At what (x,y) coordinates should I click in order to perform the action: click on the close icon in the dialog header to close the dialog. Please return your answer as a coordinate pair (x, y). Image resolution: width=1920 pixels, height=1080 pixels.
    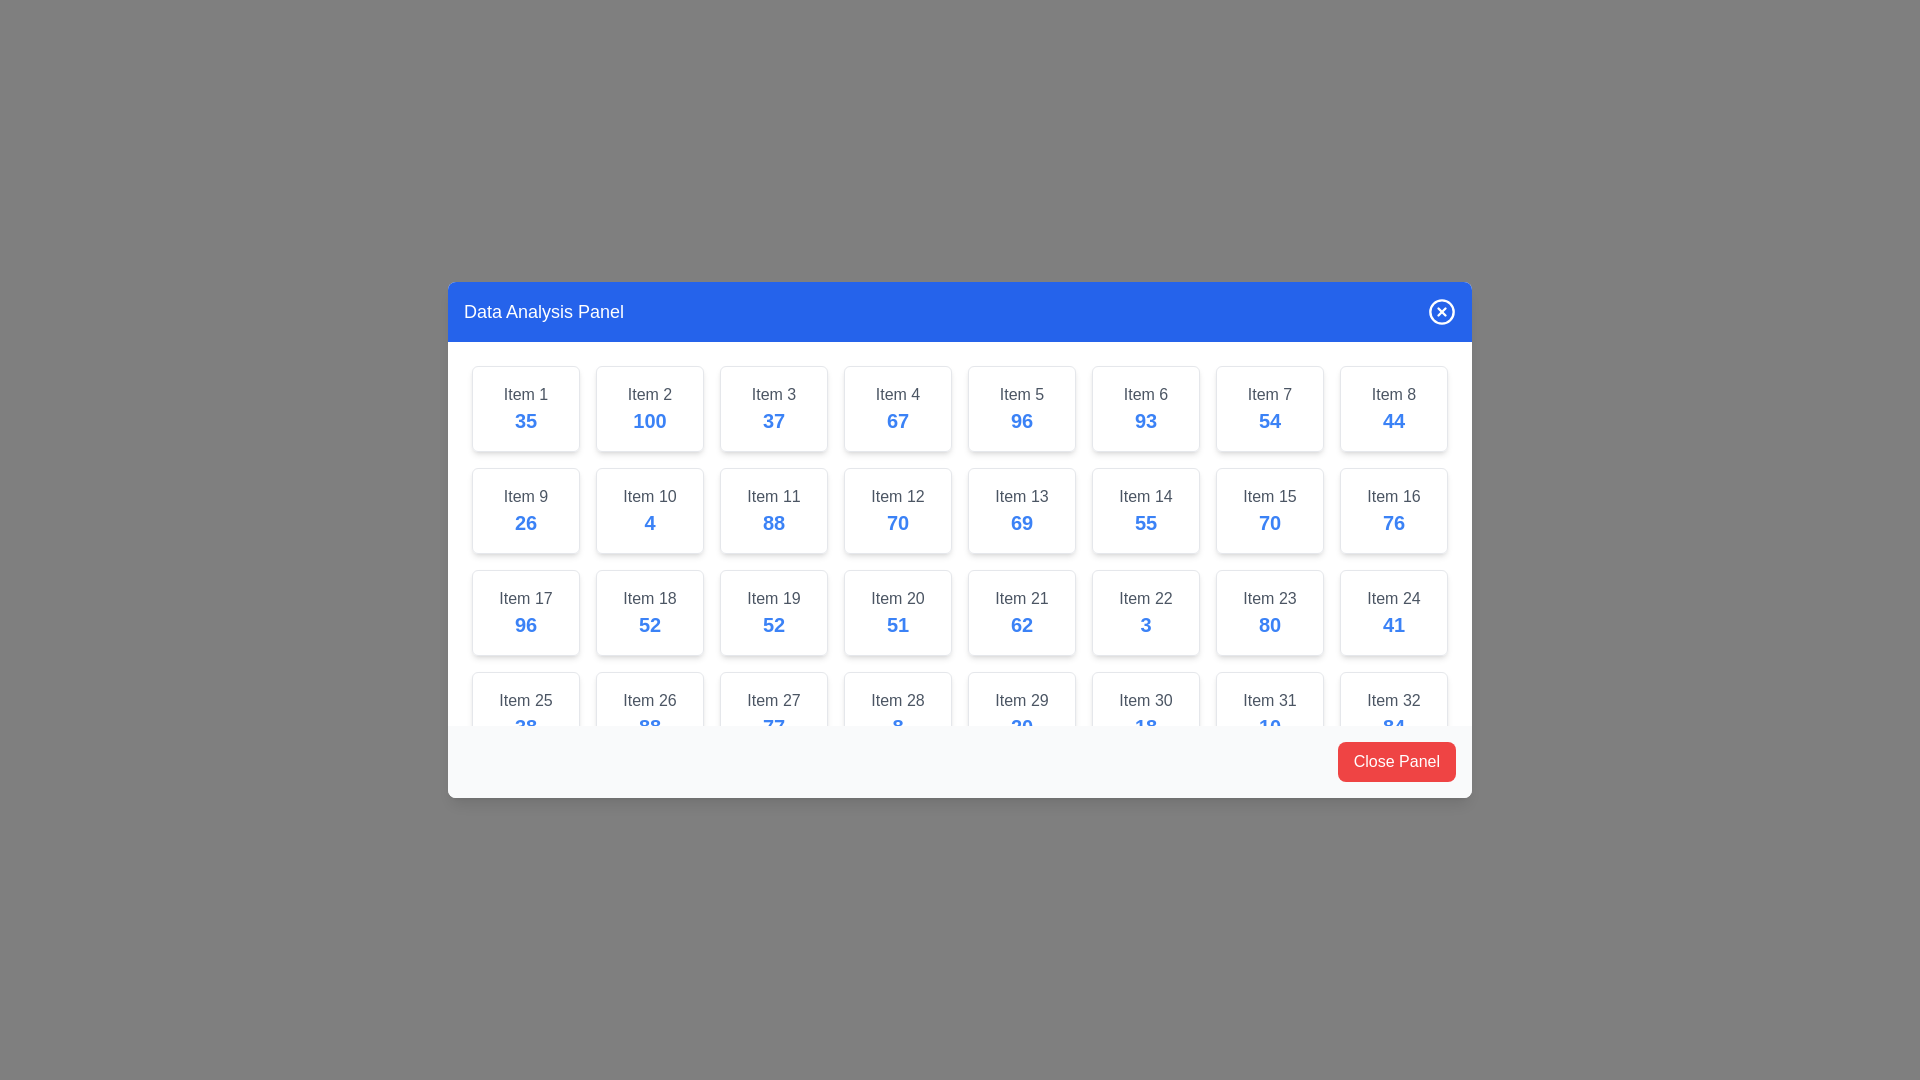
    Looking at the image, I should click on (1441, 312).